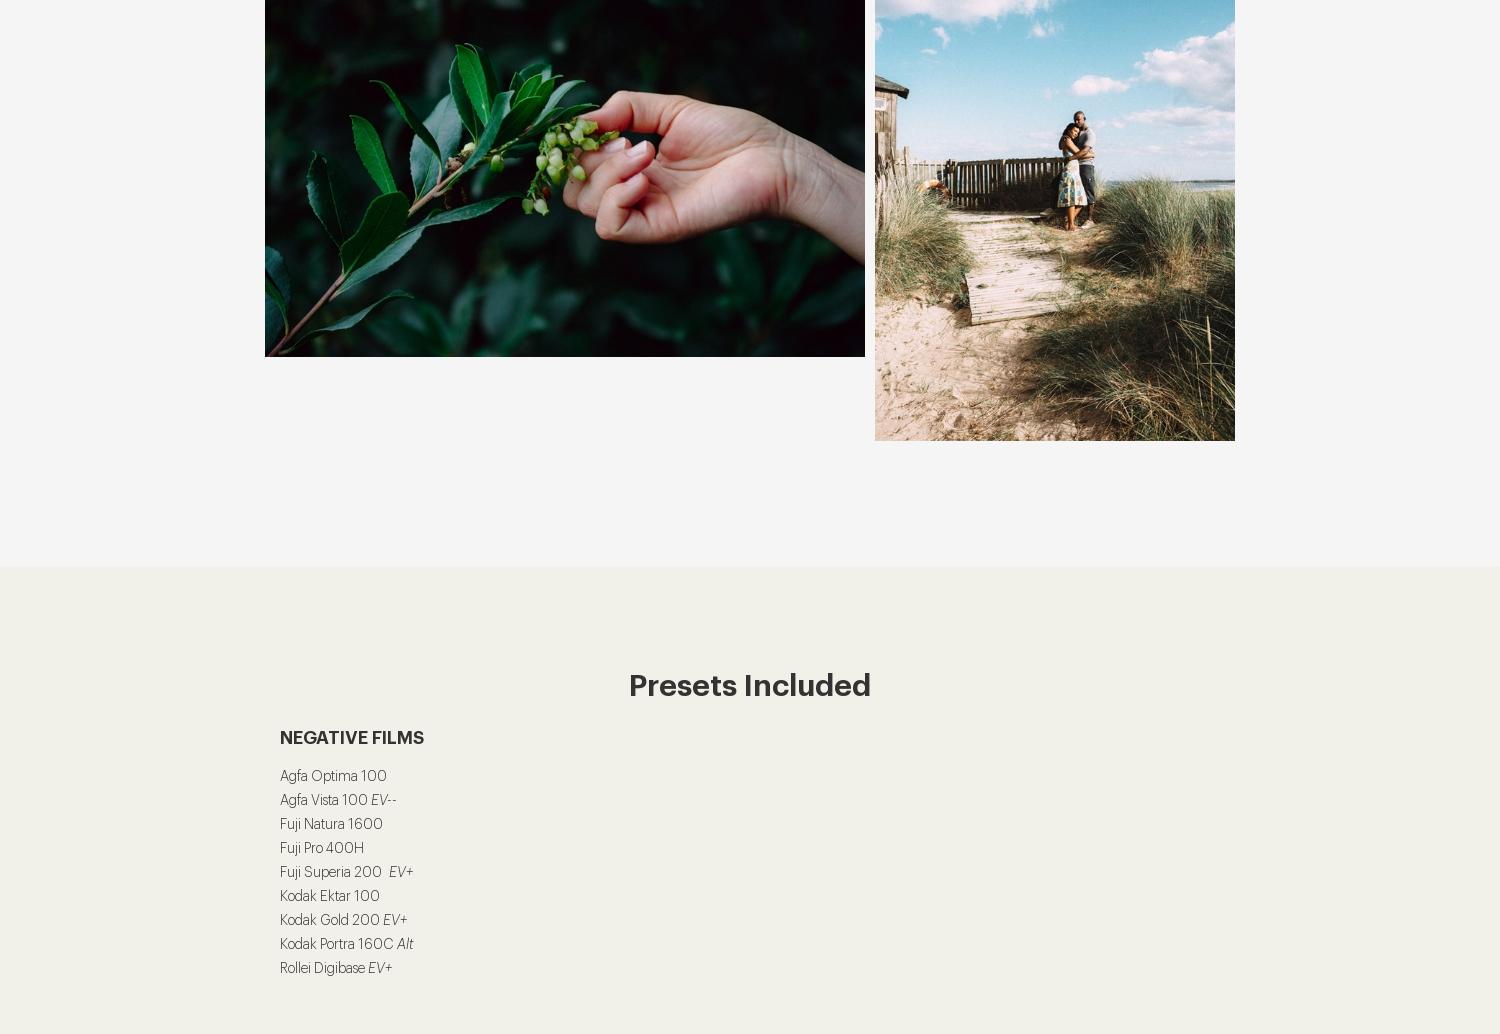  I want to click on 'Fuji Pro 400H', so click(321, 848).